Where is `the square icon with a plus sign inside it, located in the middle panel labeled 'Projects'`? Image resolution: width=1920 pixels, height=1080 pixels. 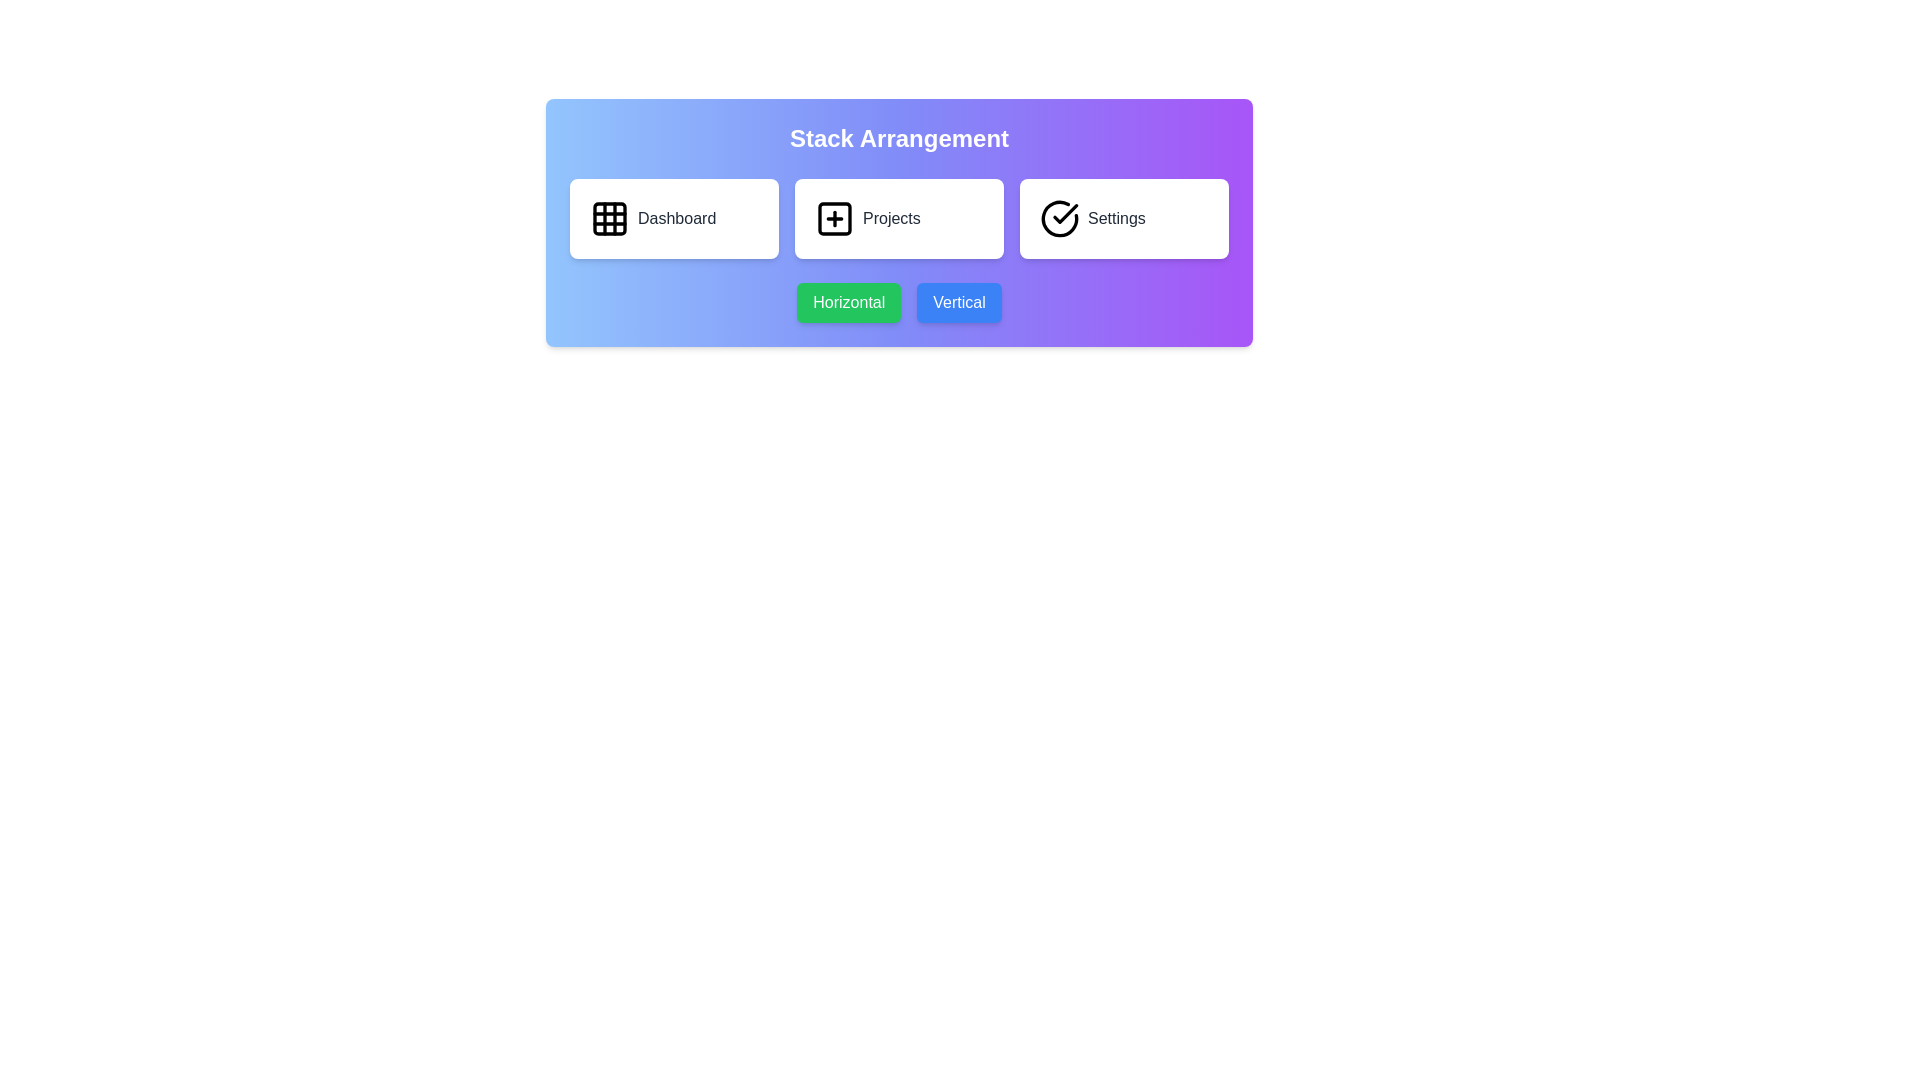 the square icon with a plus sign inside it, located in the middle panel labeled 'Projects' is located at coordinates (835, 219).